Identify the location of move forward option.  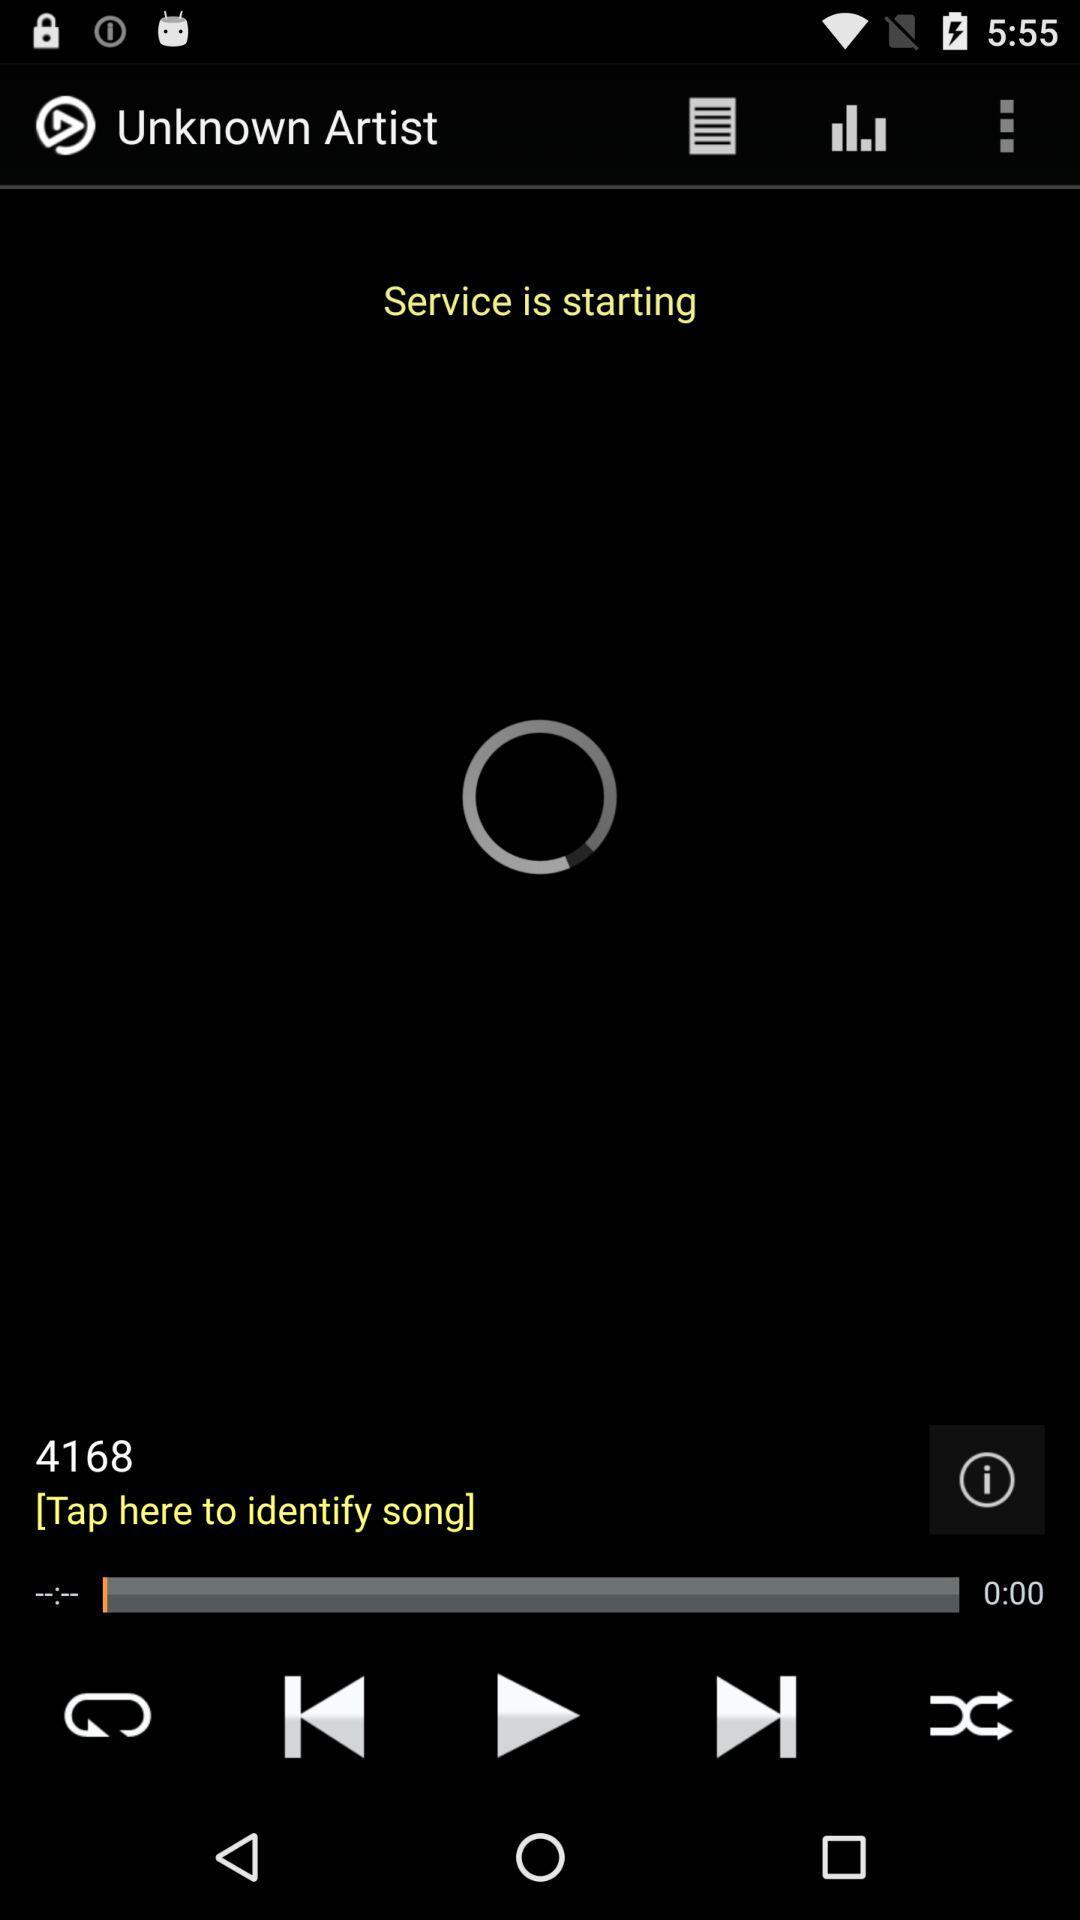
(756, 1714).